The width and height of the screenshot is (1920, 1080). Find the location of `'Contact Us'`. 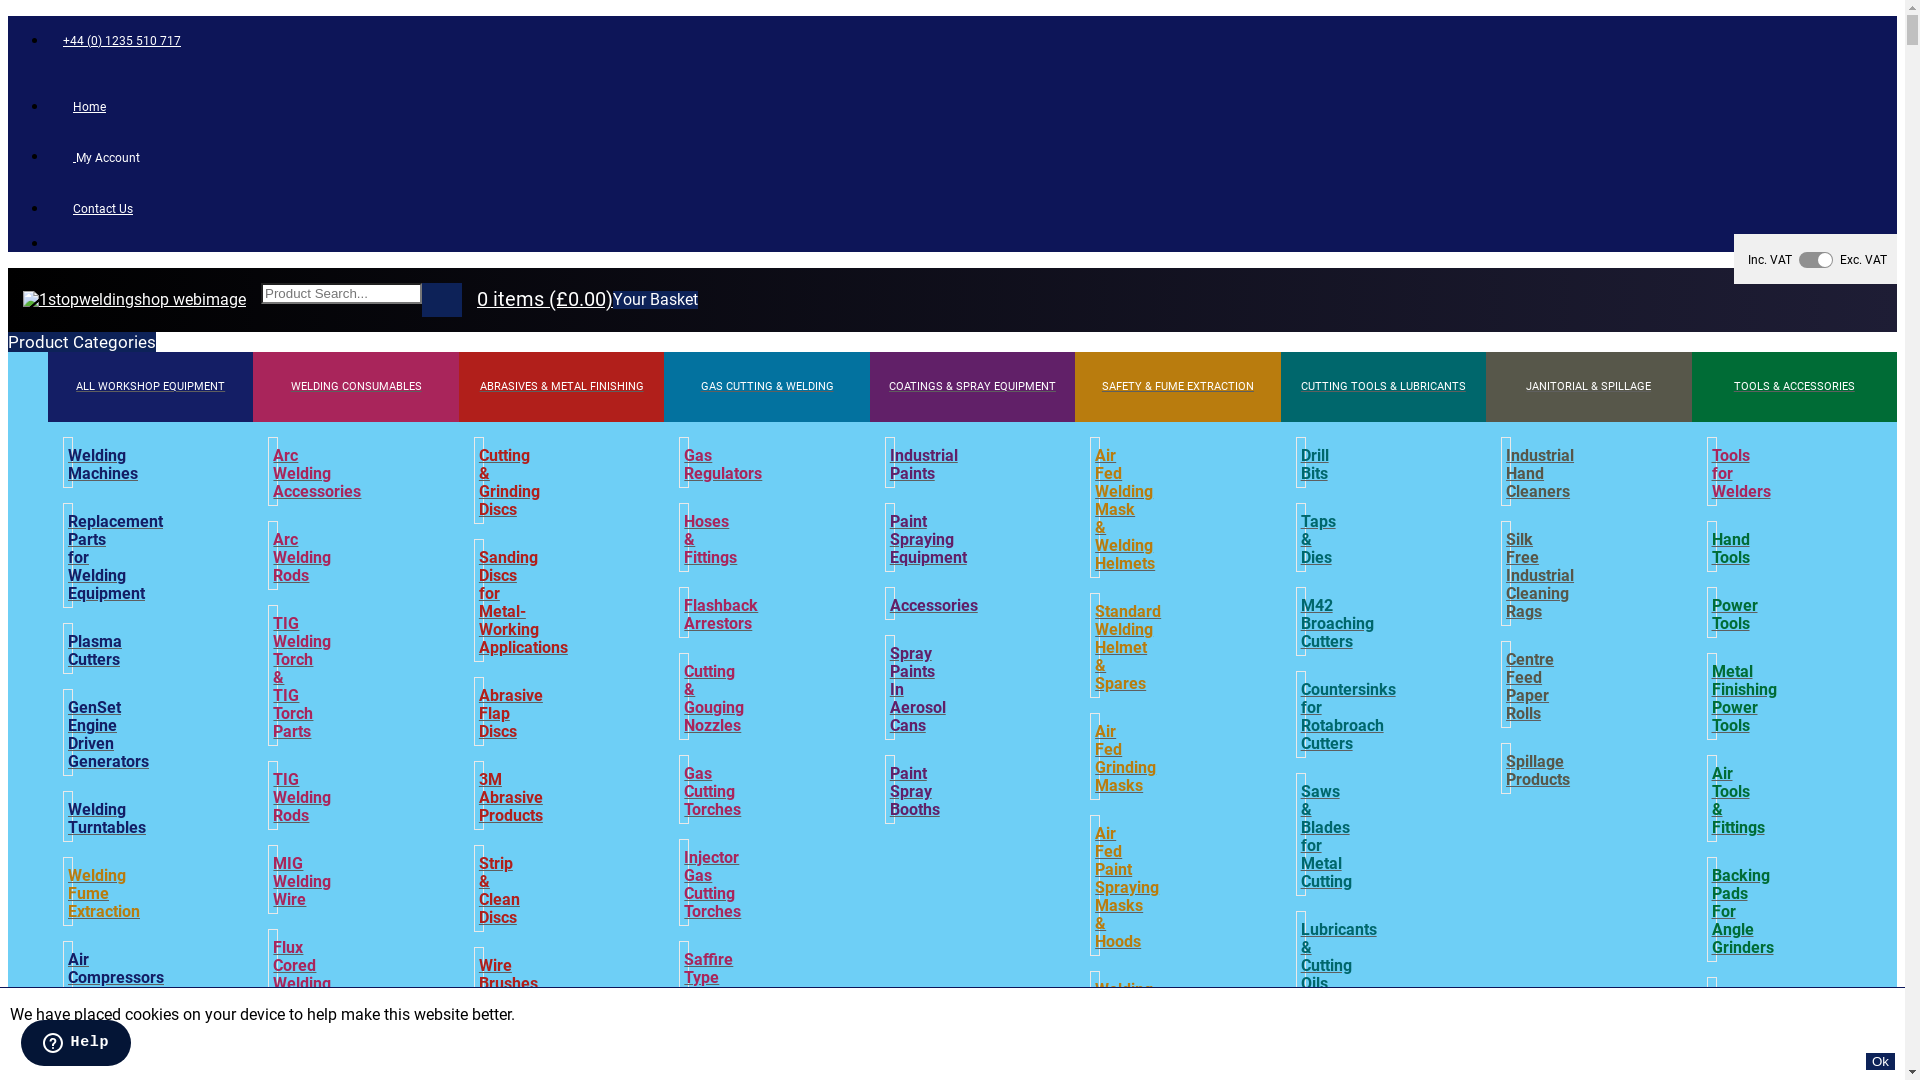

'Contact Us' is located at coordinates (96, 208).